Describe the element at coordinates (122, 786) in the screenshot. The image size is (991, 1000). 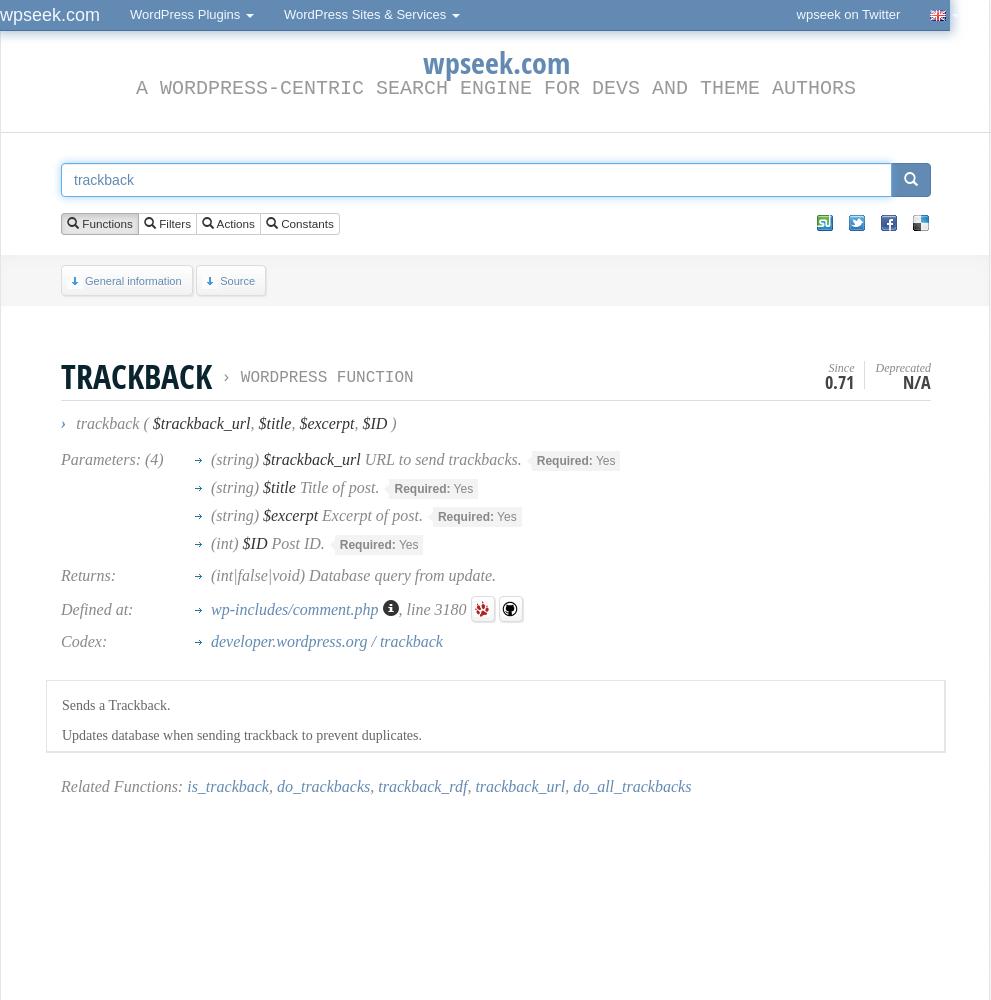
I see `'Related Functions:'` at that location.